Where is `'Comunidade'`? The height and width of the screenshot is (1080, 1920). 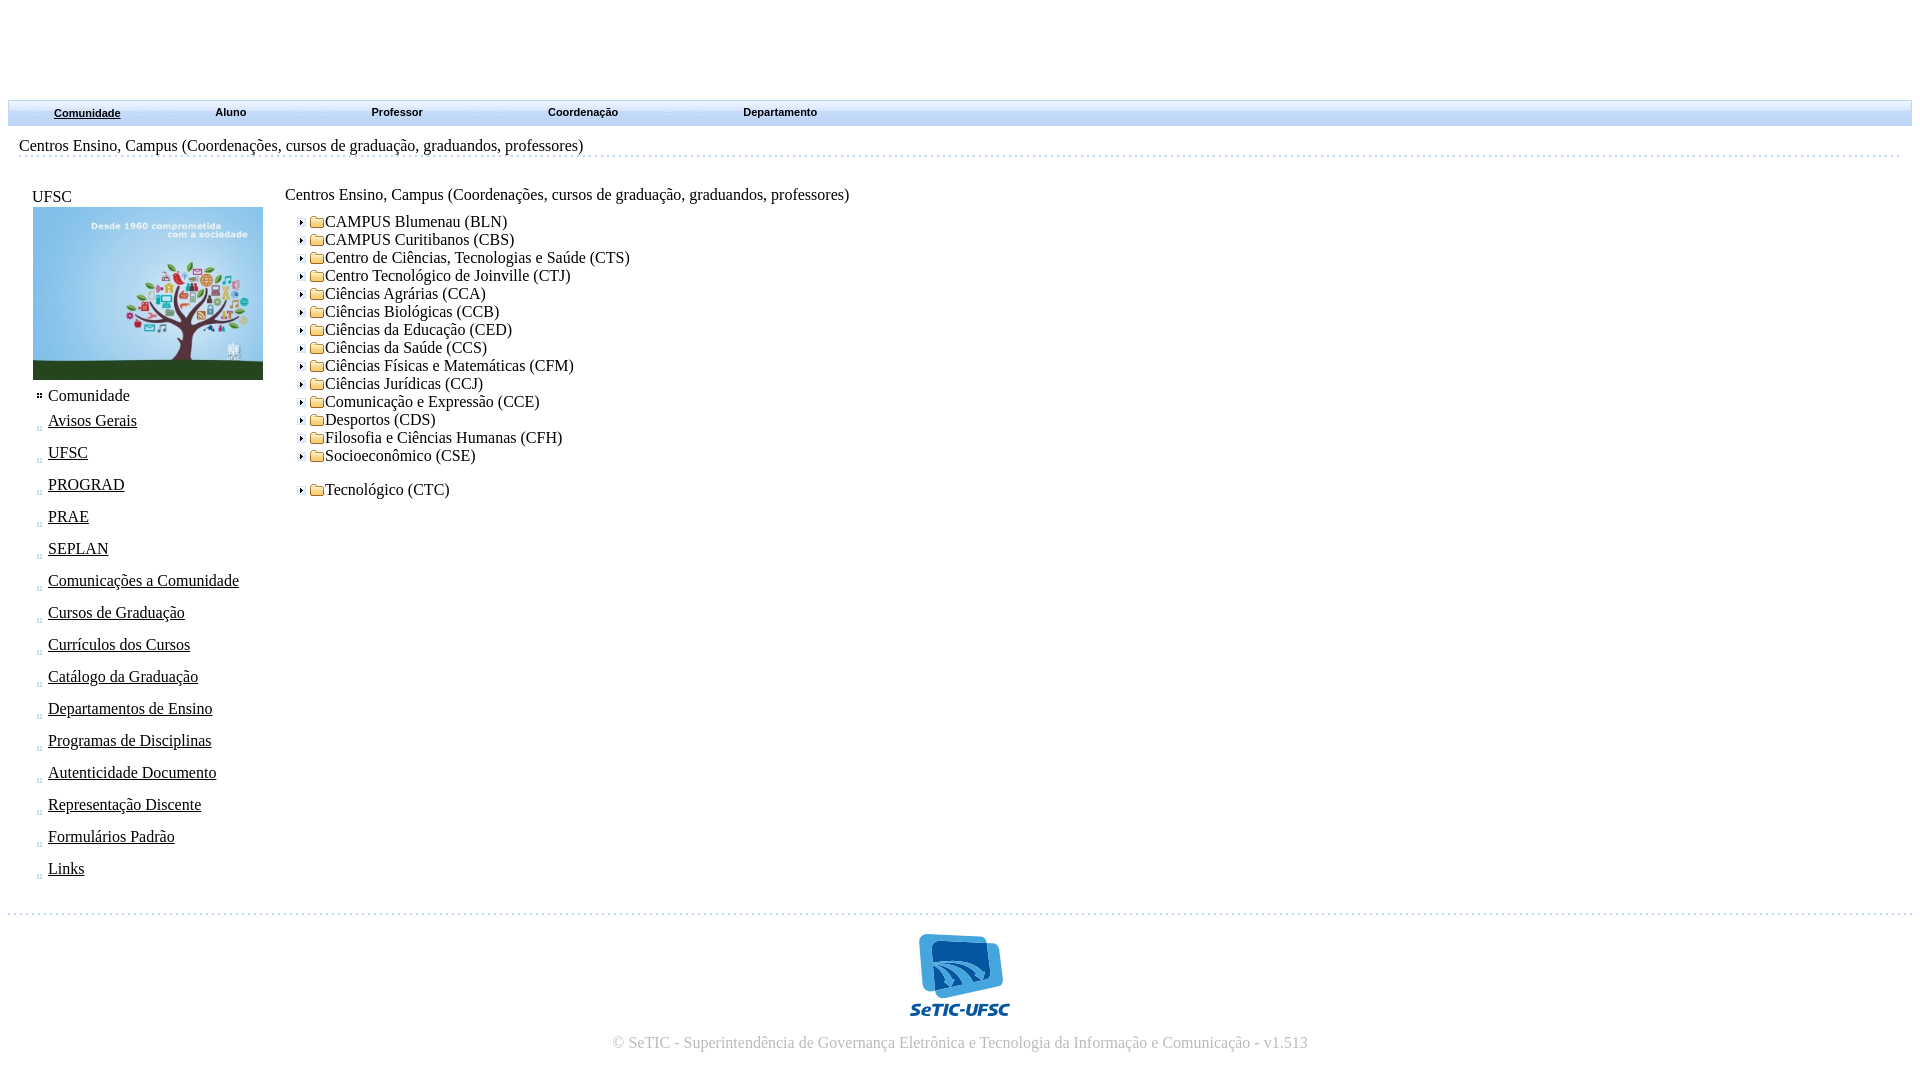 'Comunidade' is located at coordinates (86, 112).